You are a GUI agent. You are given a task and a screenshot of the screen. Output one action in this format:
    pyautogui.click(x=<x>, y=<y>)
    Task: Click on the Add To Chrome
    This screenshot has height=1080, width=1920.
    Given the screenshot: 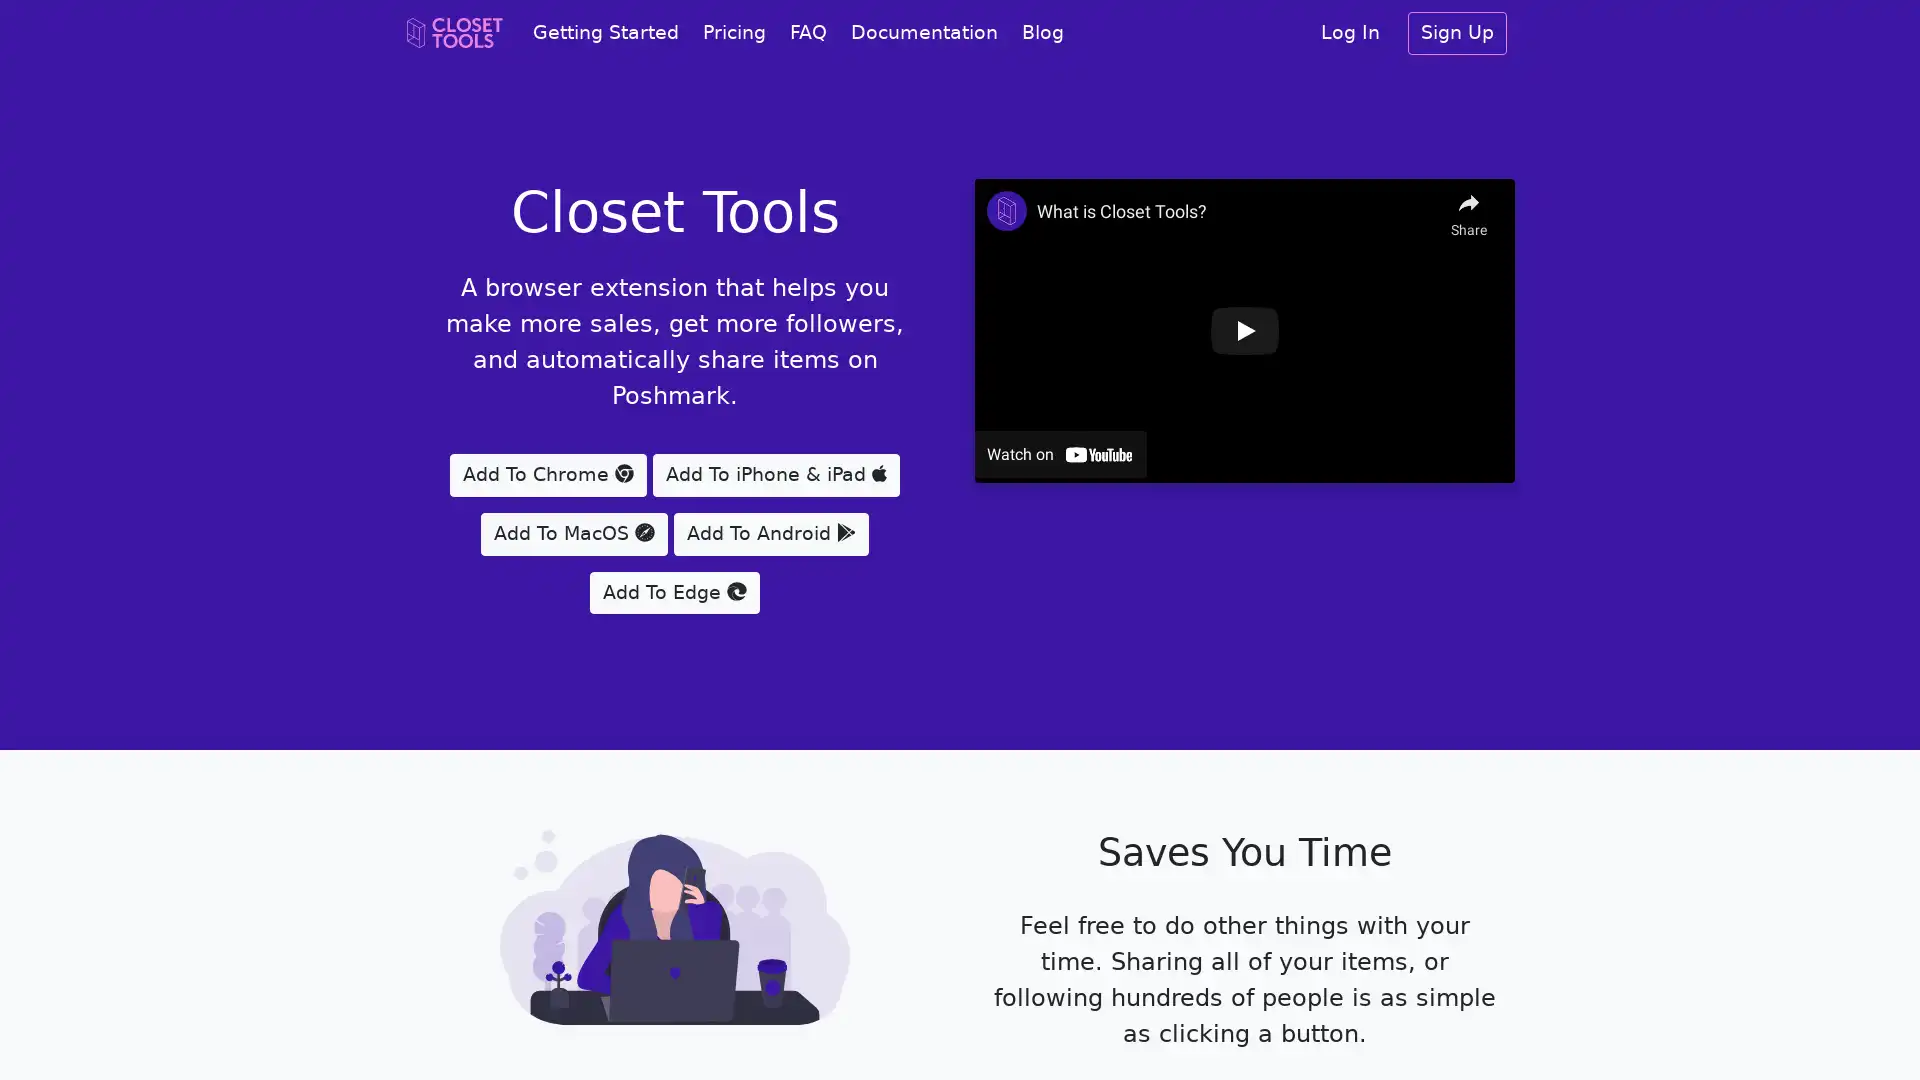 What is the action you would take?
    pyautogui.click(x=548, y=474)
    